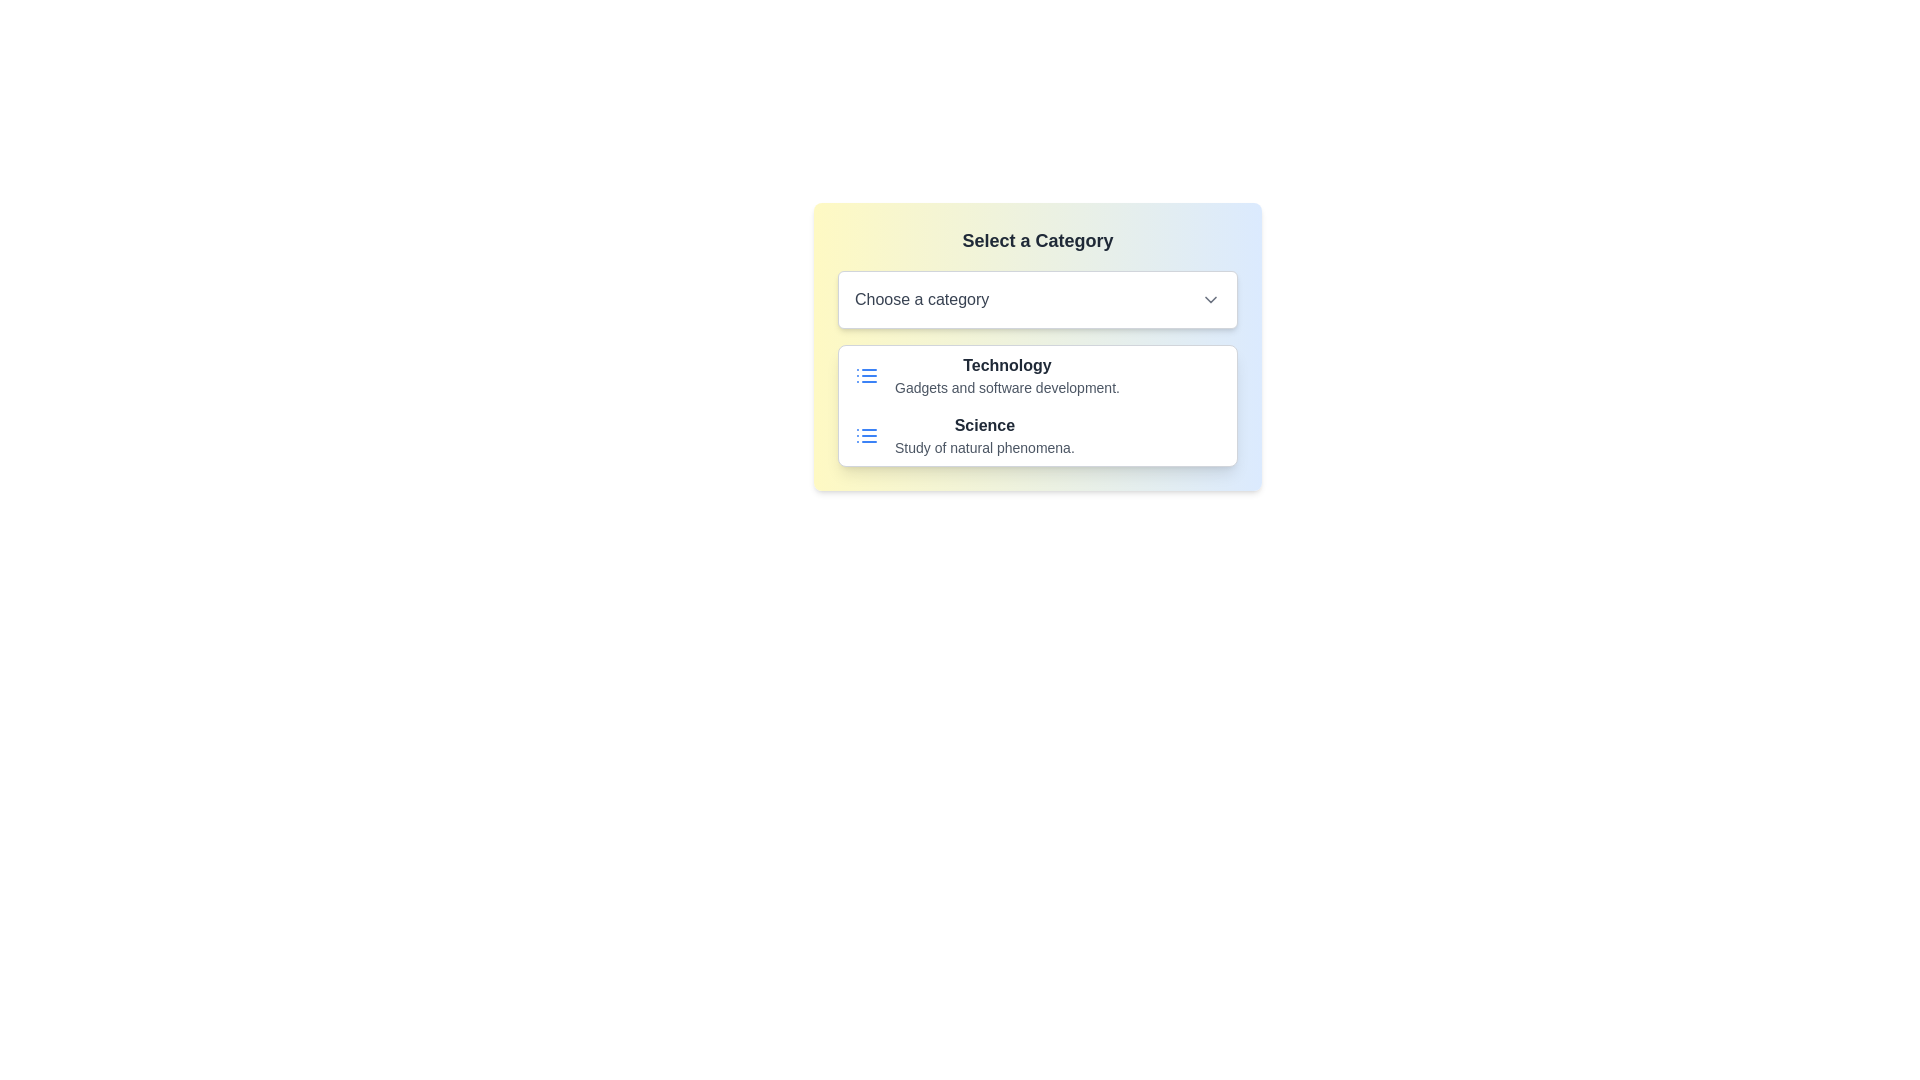 This screenshot has height=1080, width=1920. I want to click on the Static text label displaying 'Study of natural phenomena.' which is located below the bold 'Science' label in the category selection interface, so click(984, 446).